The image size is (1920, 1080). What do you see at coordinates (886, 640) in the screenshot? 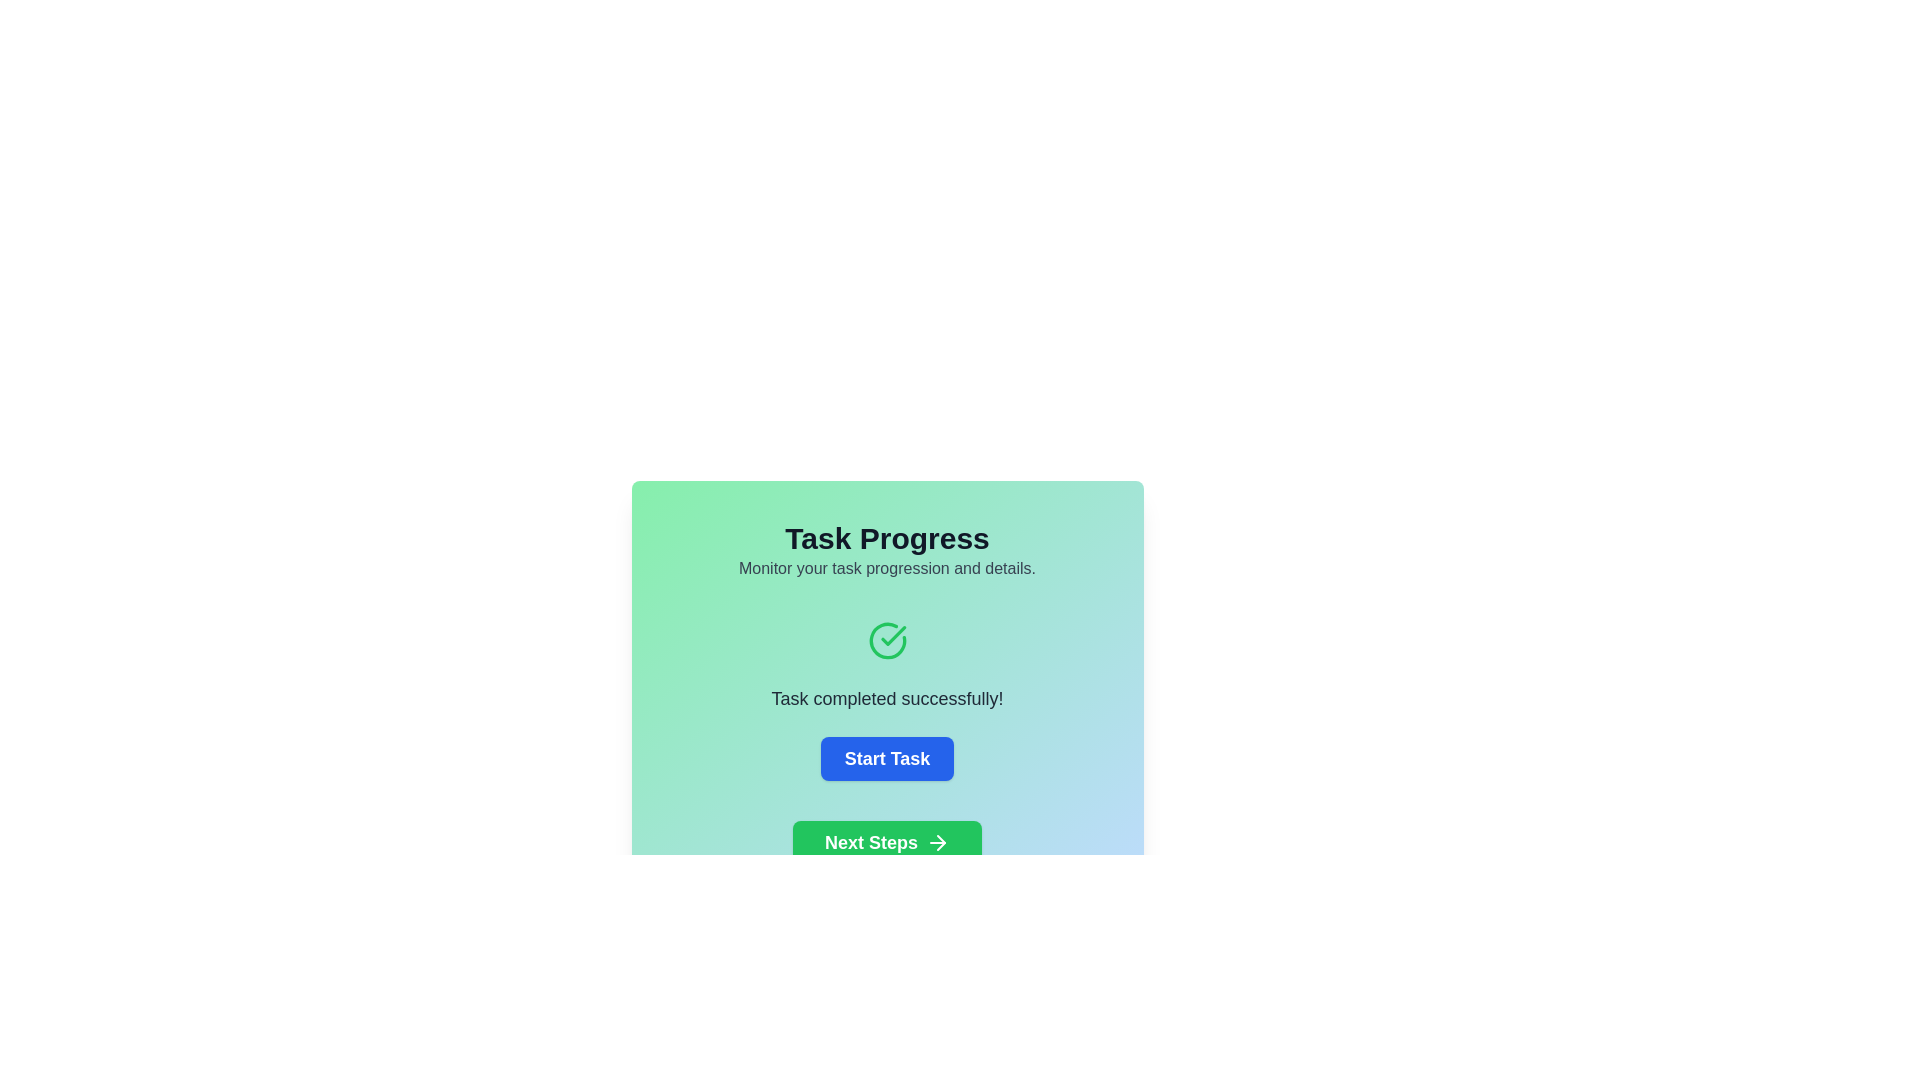
I see `the icon that visually indicates the successful completion of a task, located above the text 'Task completed successfully!' and below the section title 'Task Progress'` at bounding box center [886, 640].